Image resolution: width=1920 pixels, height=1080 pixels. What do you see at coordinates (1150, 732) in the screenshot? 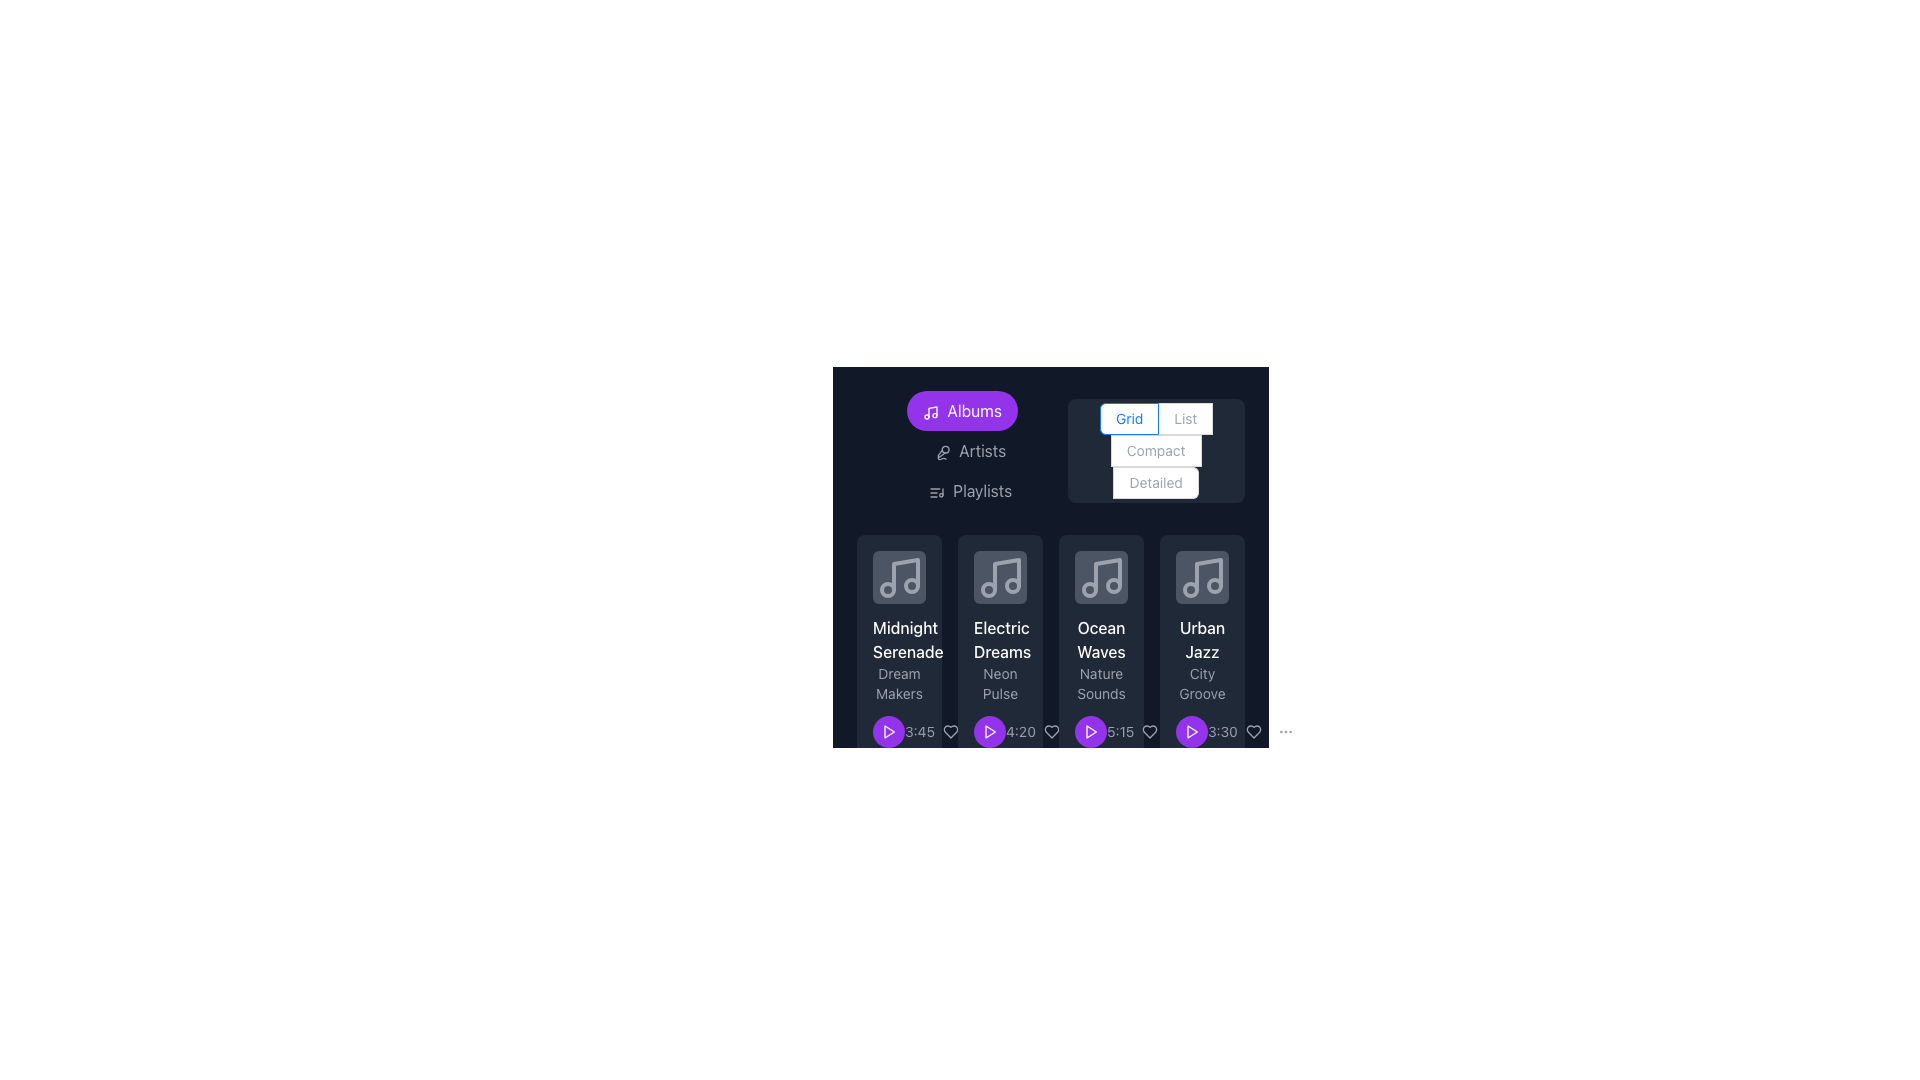
I see `the small gray heart icon to like the 'Ocean Waves' music item, which is the third interactive icon in the control panel below the item` at bounding box center [1150, 732].